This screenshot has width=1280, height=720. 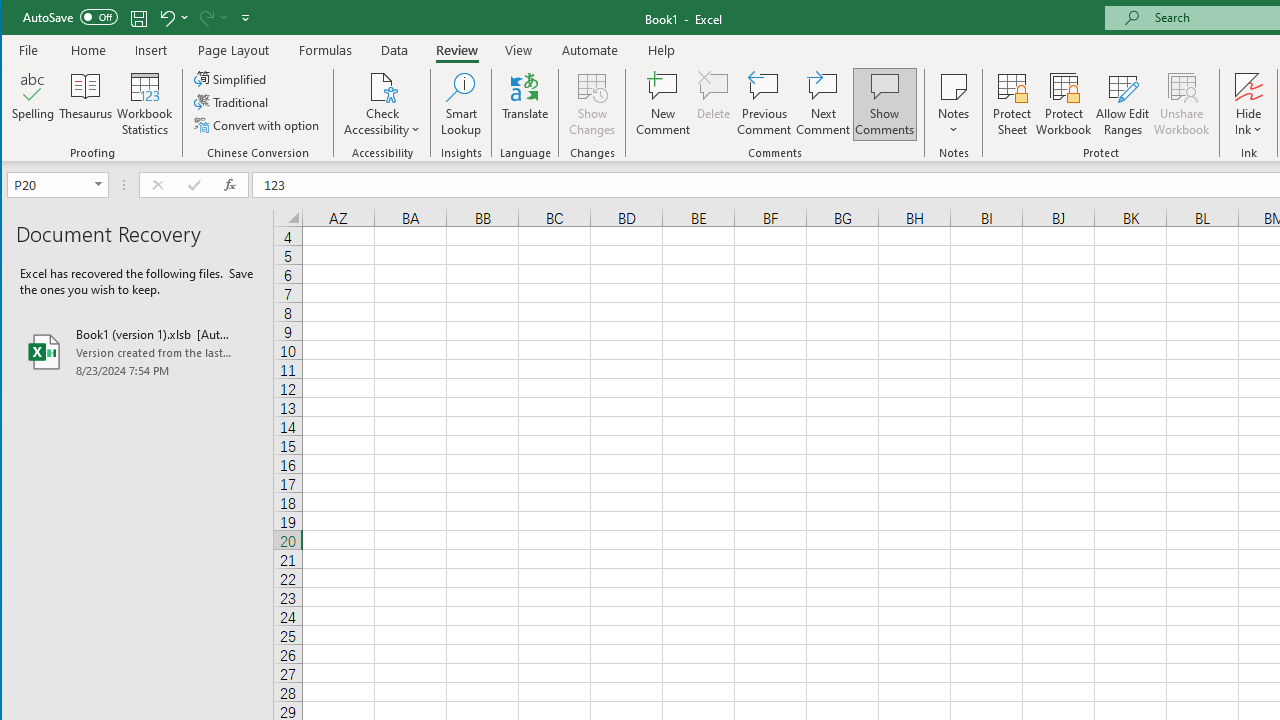 I want to click on 'Check Accessibility', so click(x=382, y=104).